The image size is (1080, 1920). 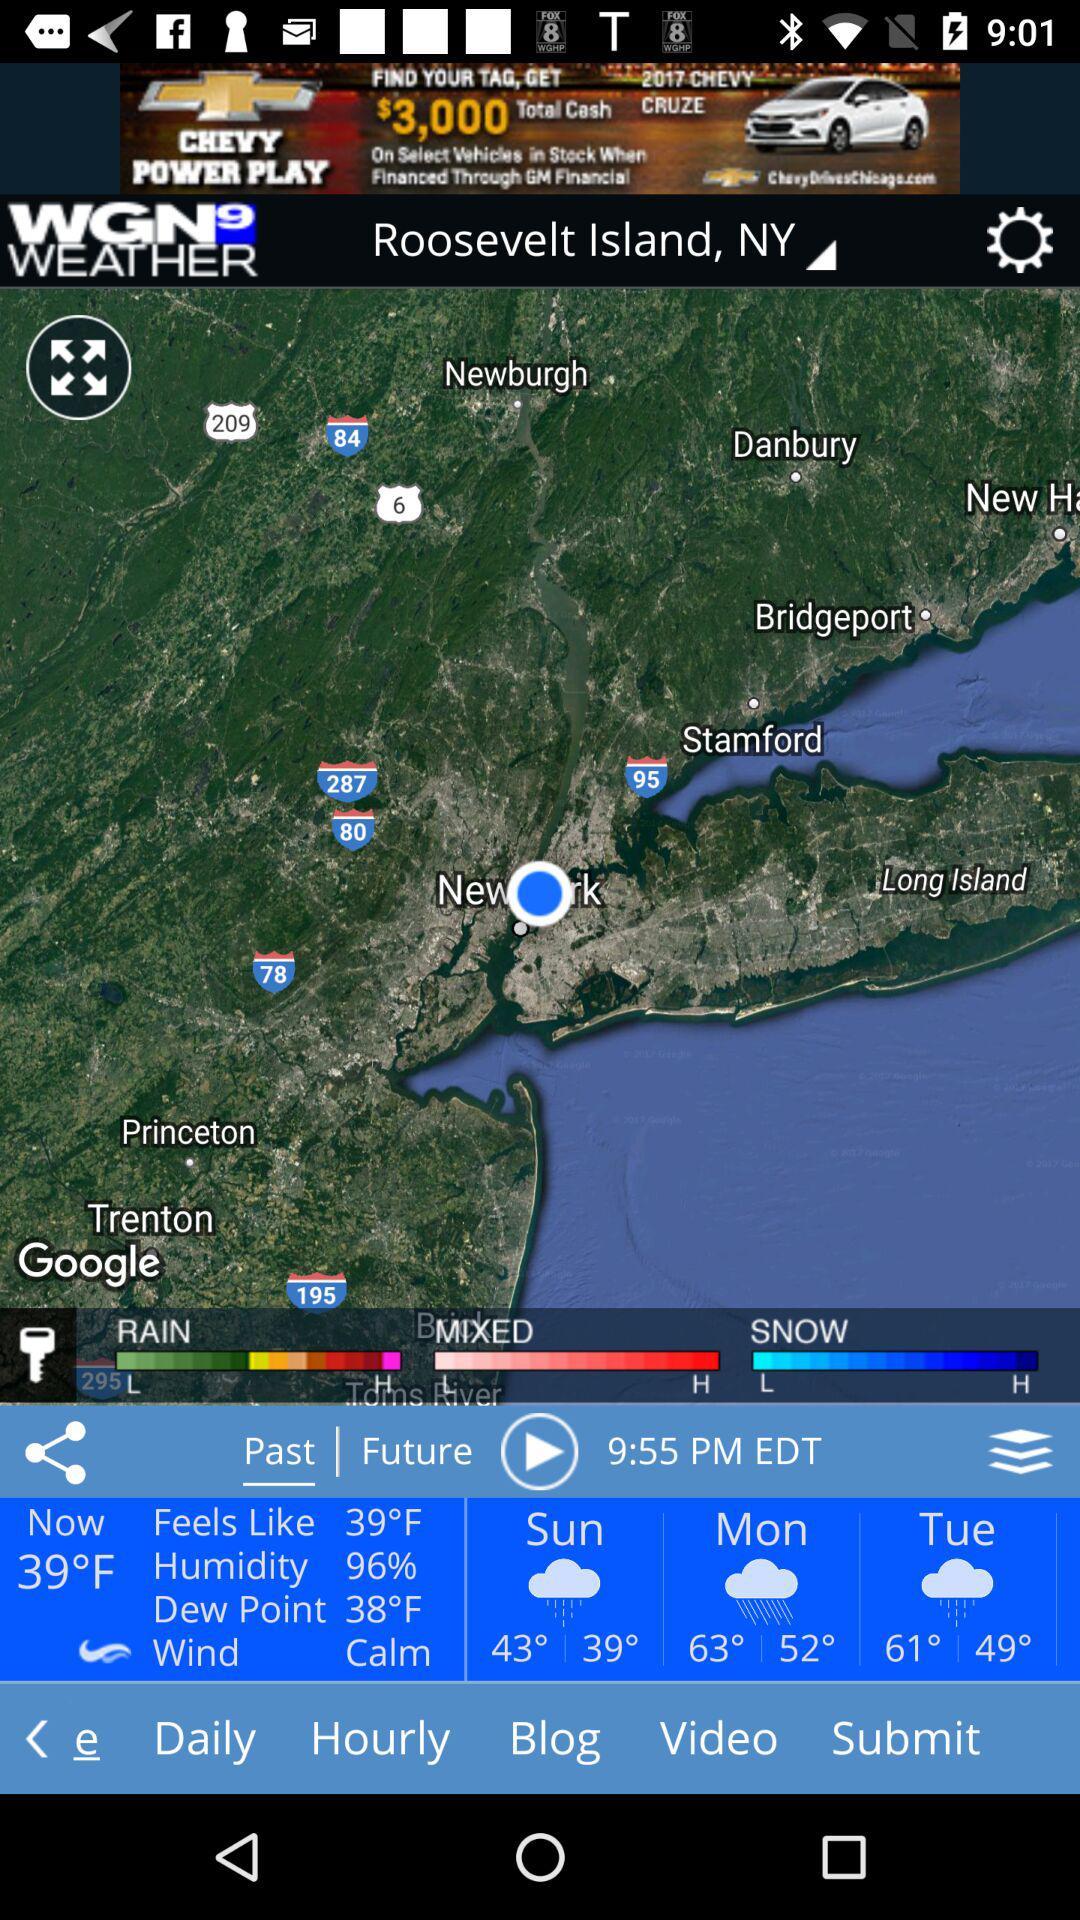 I want to click on the share icon, so click(x=58, y=1451).